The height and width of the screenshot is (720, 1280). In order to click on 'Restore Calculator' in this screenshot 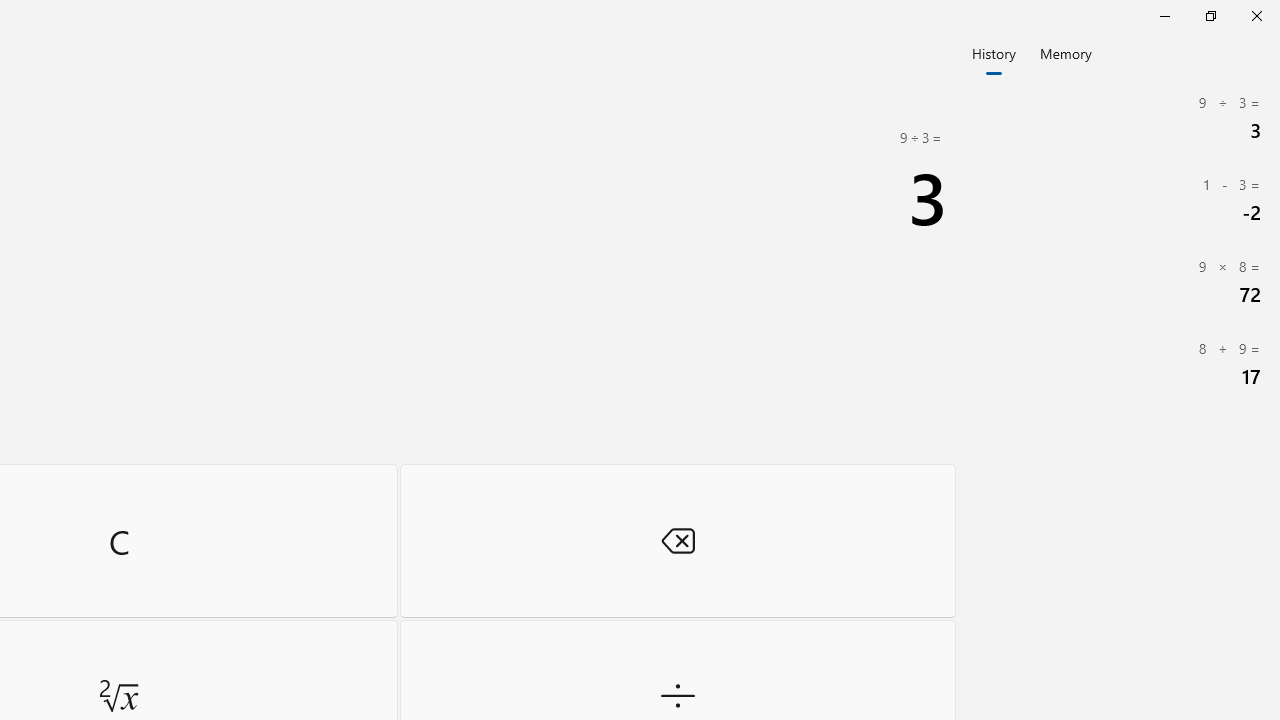, I will do `click(1209, 15)`.